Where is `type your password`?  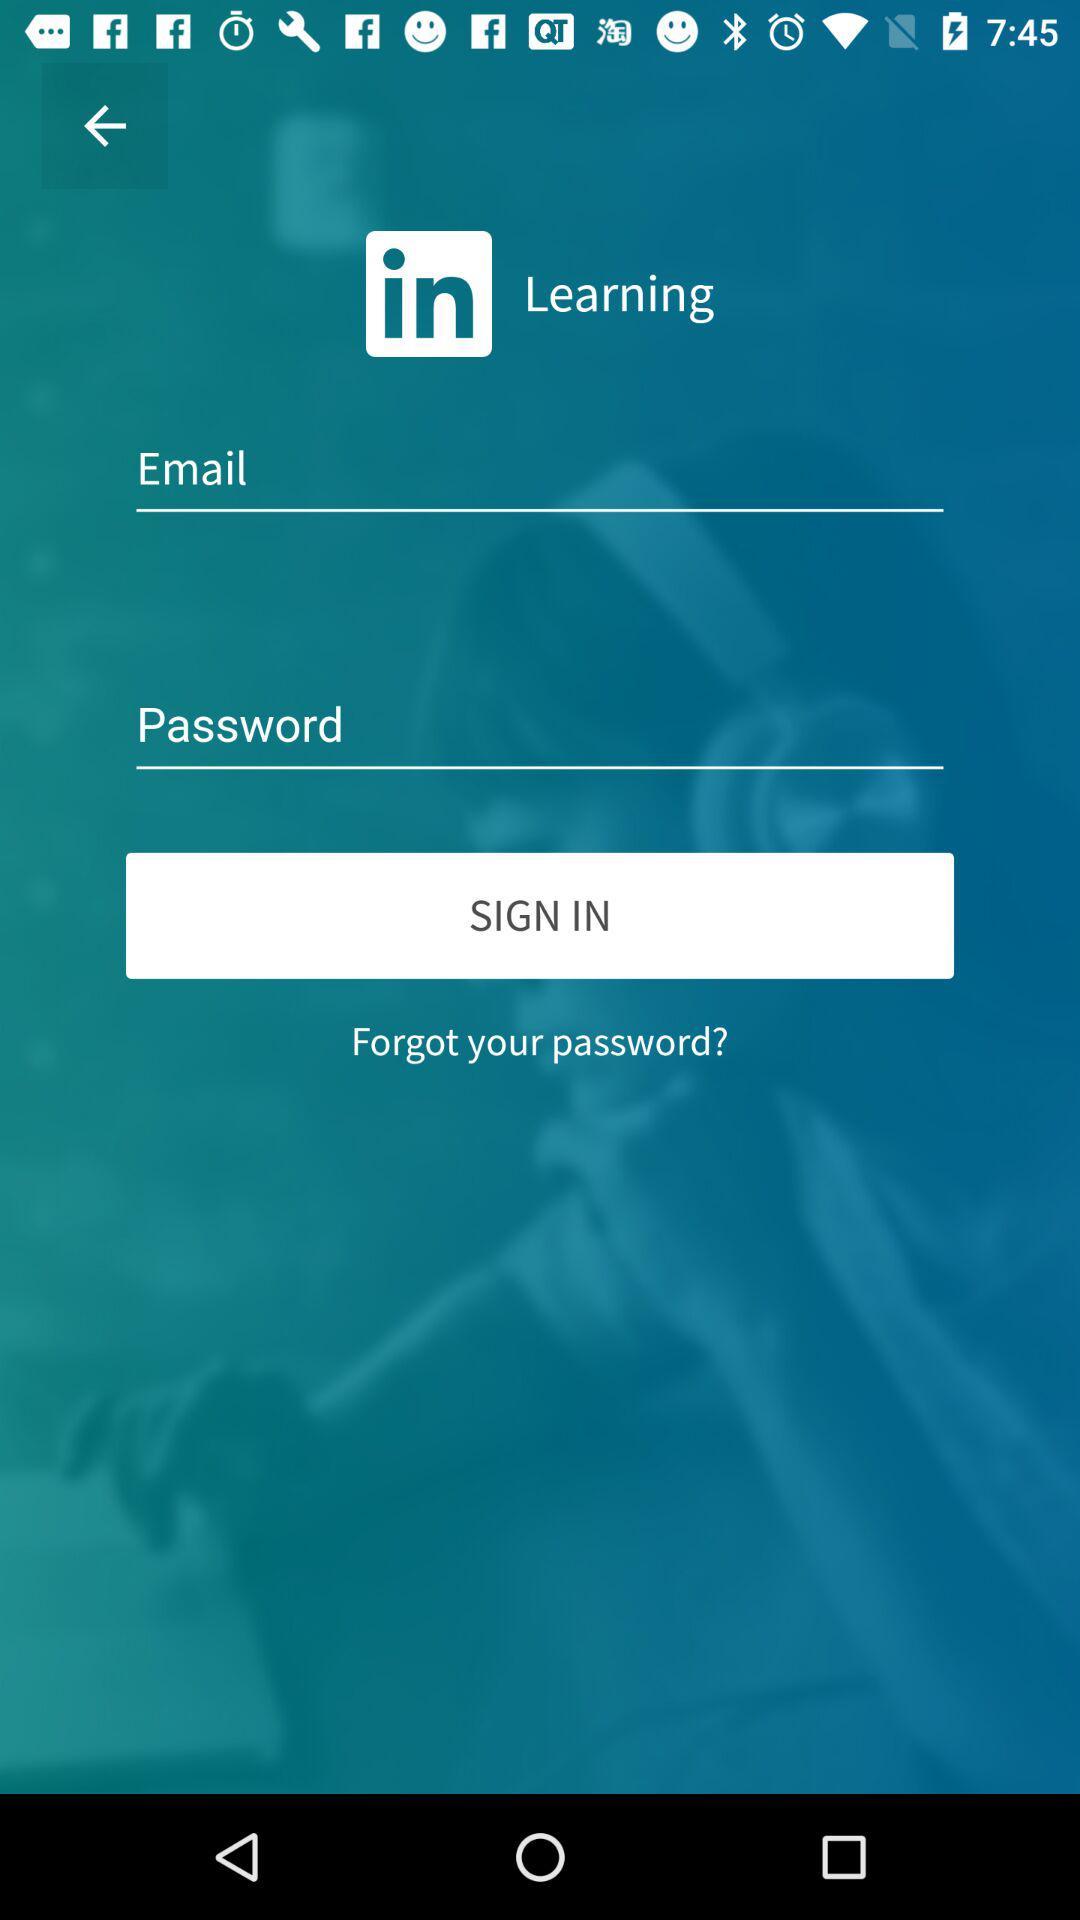
type your password is located at coordinates (540, 725).